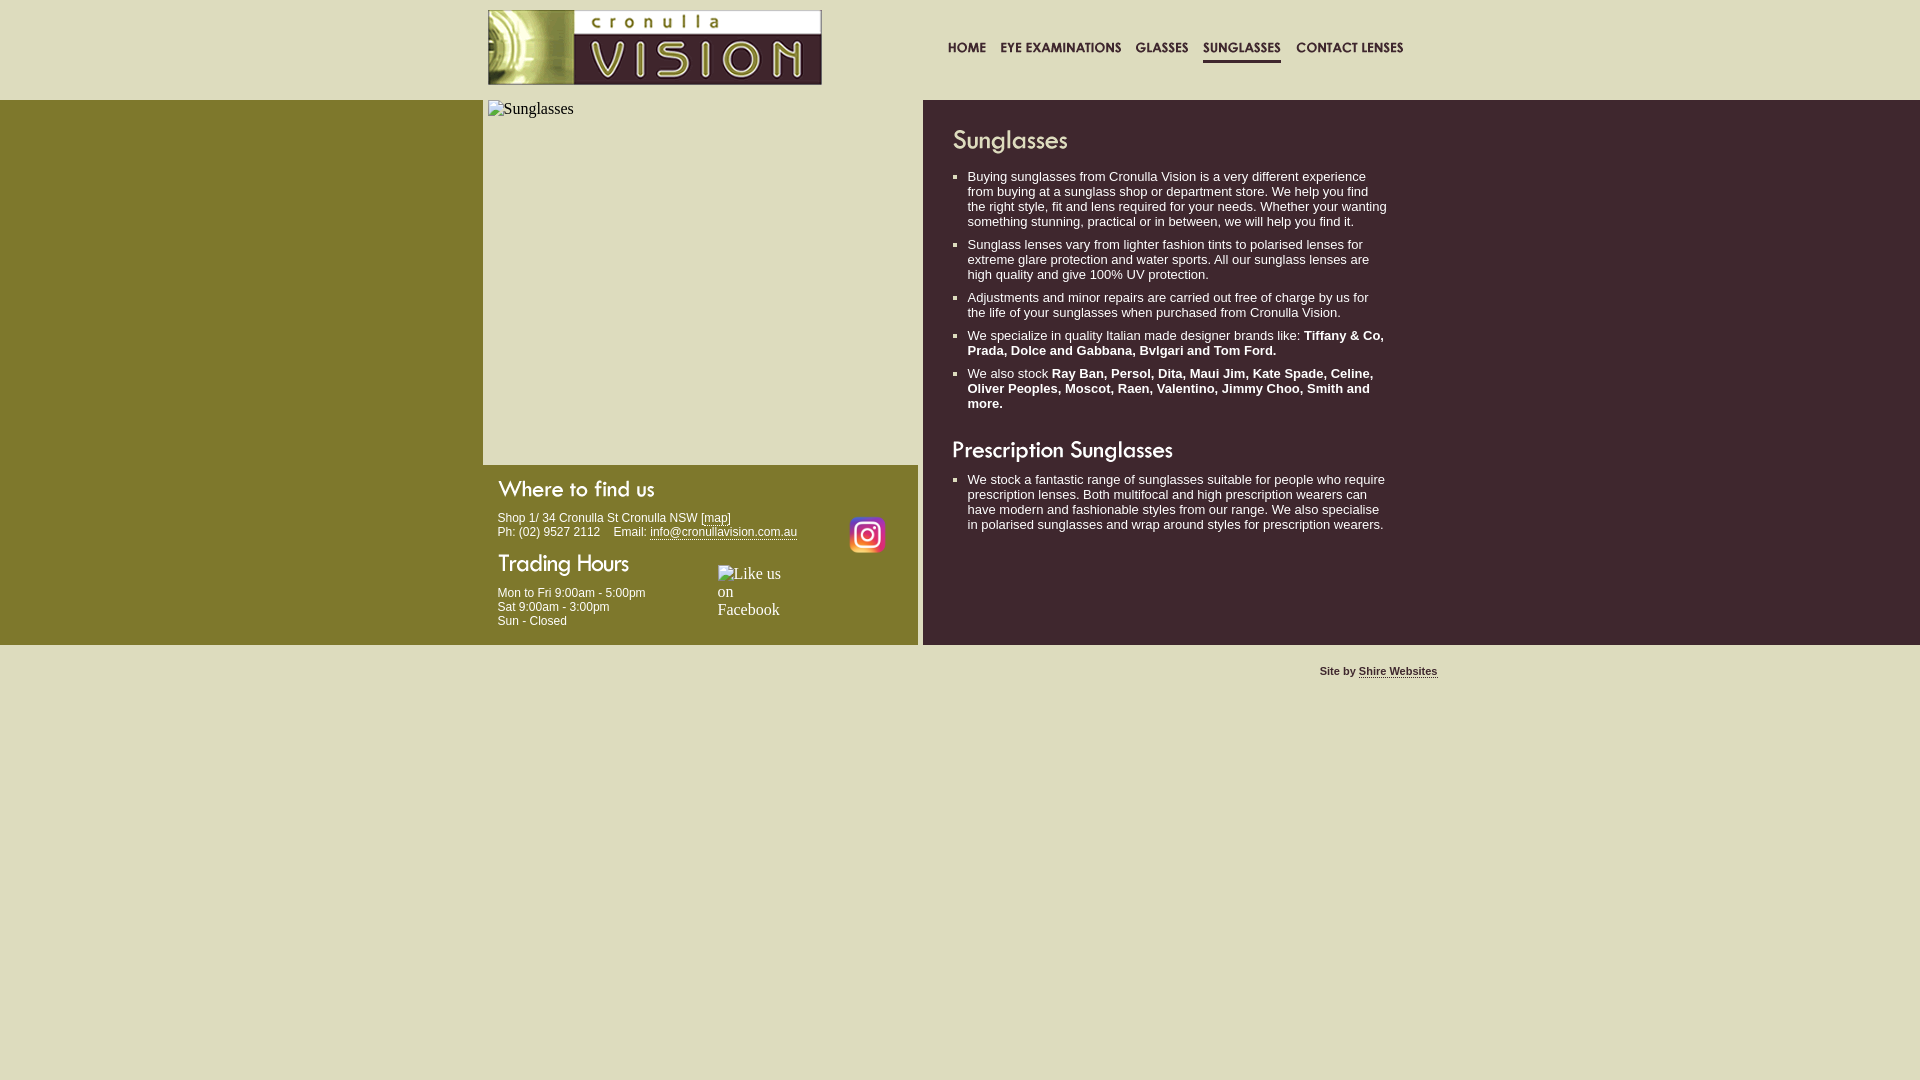 This screenshot has width=1920, height=1080. I want to click on 'map', so click(704, 517).